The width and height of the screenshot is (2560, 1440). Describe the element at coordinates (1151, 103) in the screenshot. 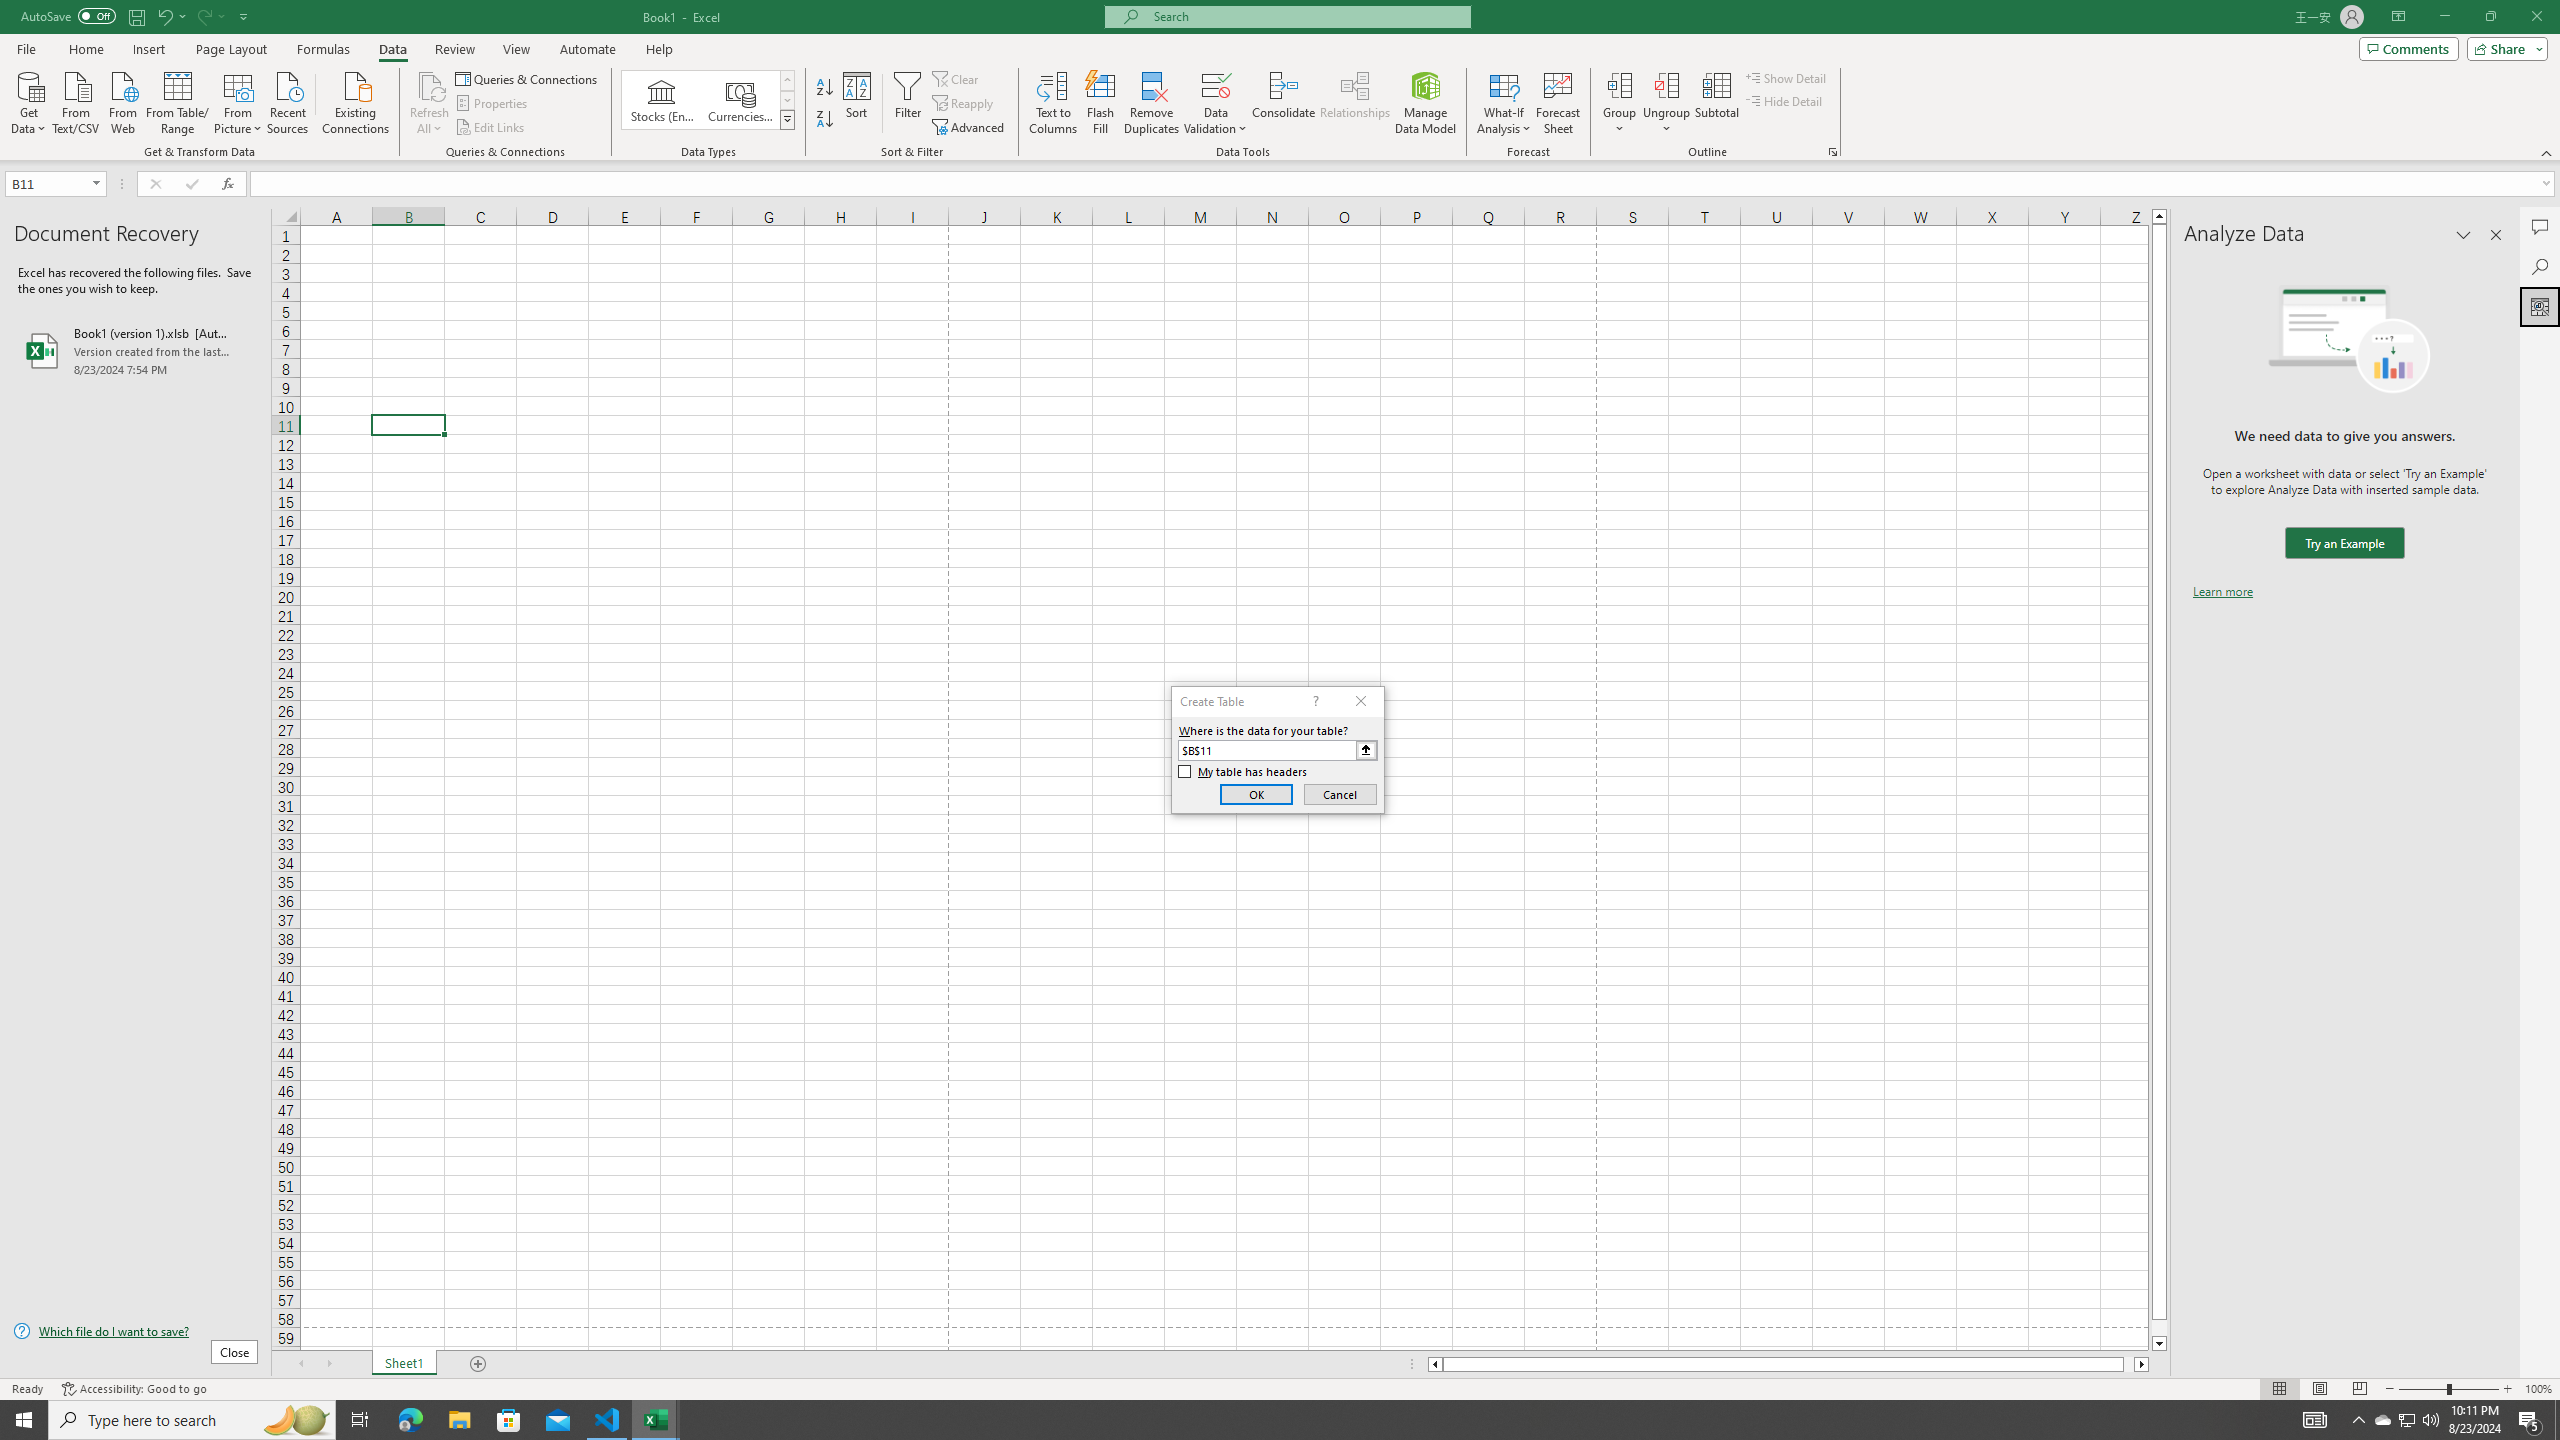

I see `'Remove Duplicates'` at that location.